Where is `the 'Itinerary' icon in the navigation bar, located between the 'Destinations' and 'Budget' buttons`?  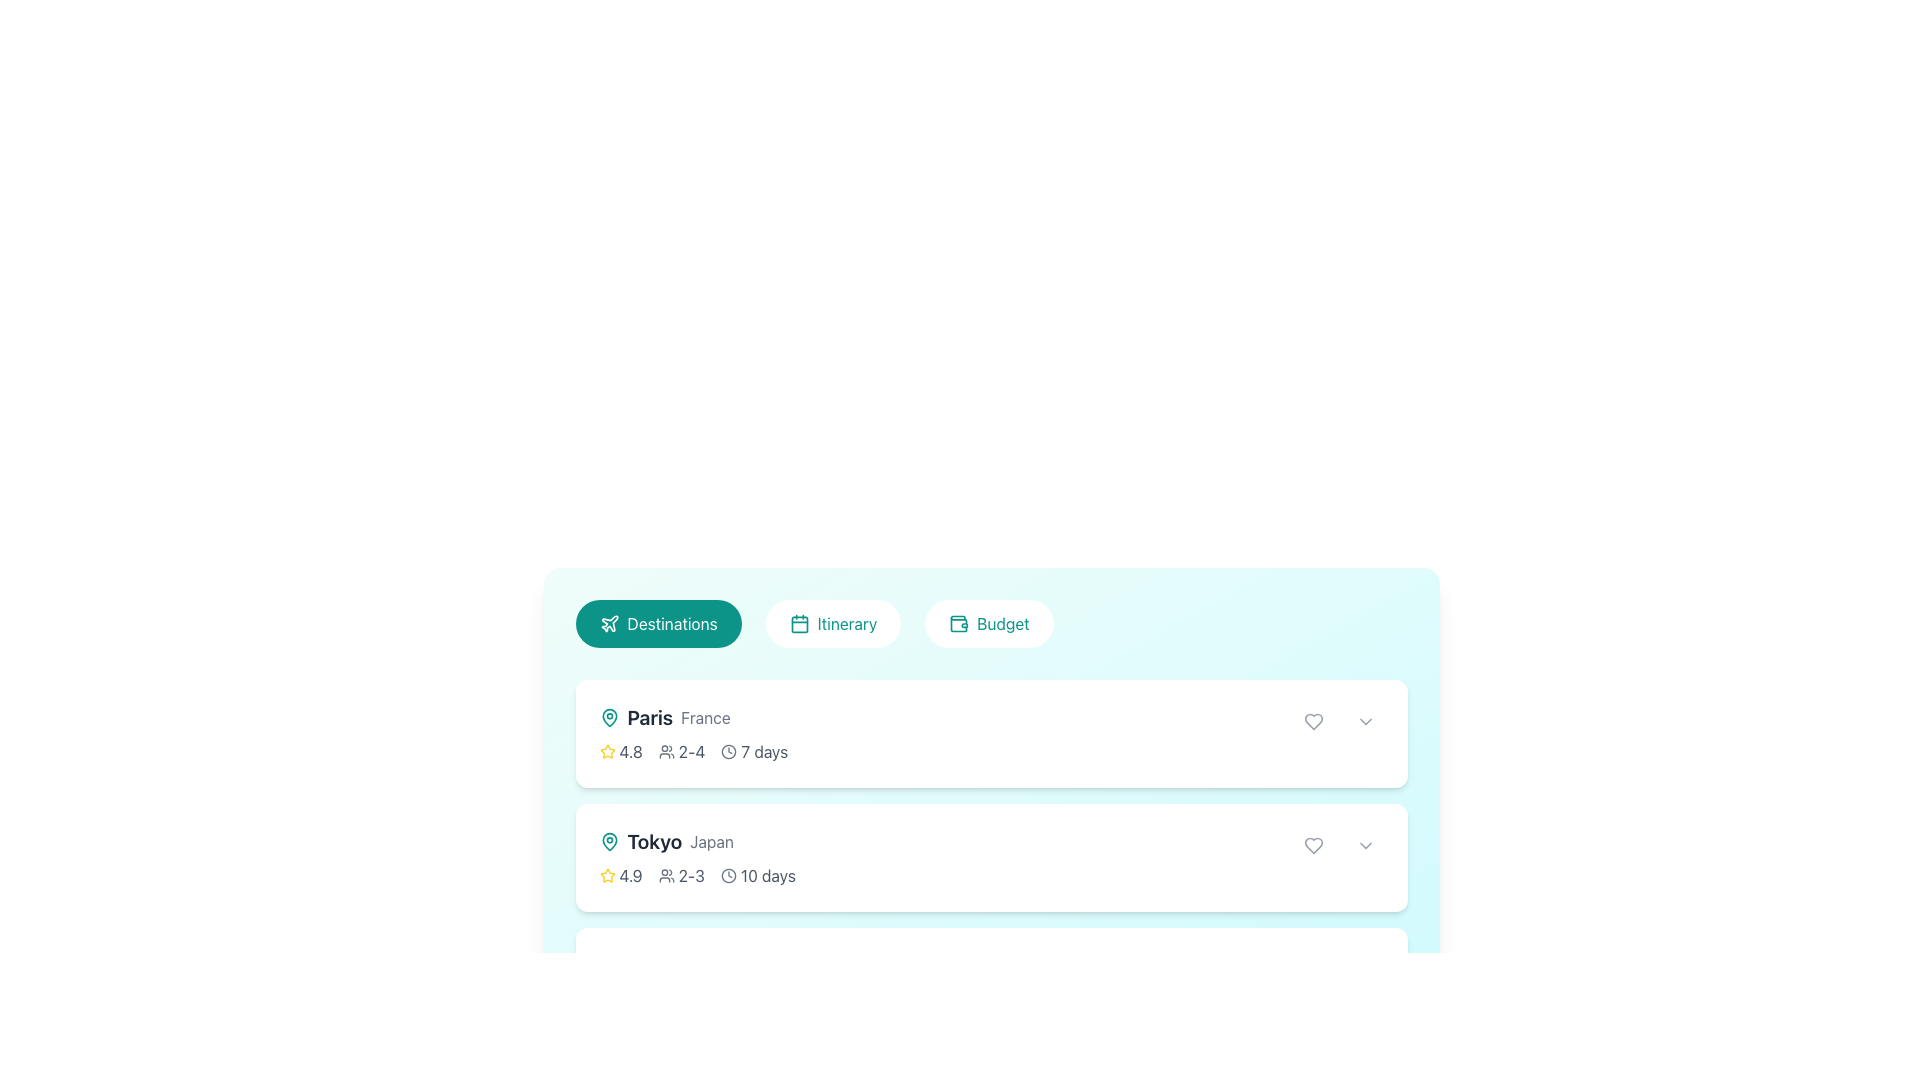 the 'Itinerary' icon in the navigation bar, located between the 'Destinations' and 'Budget' buttons is located at coordinates (798, 623).